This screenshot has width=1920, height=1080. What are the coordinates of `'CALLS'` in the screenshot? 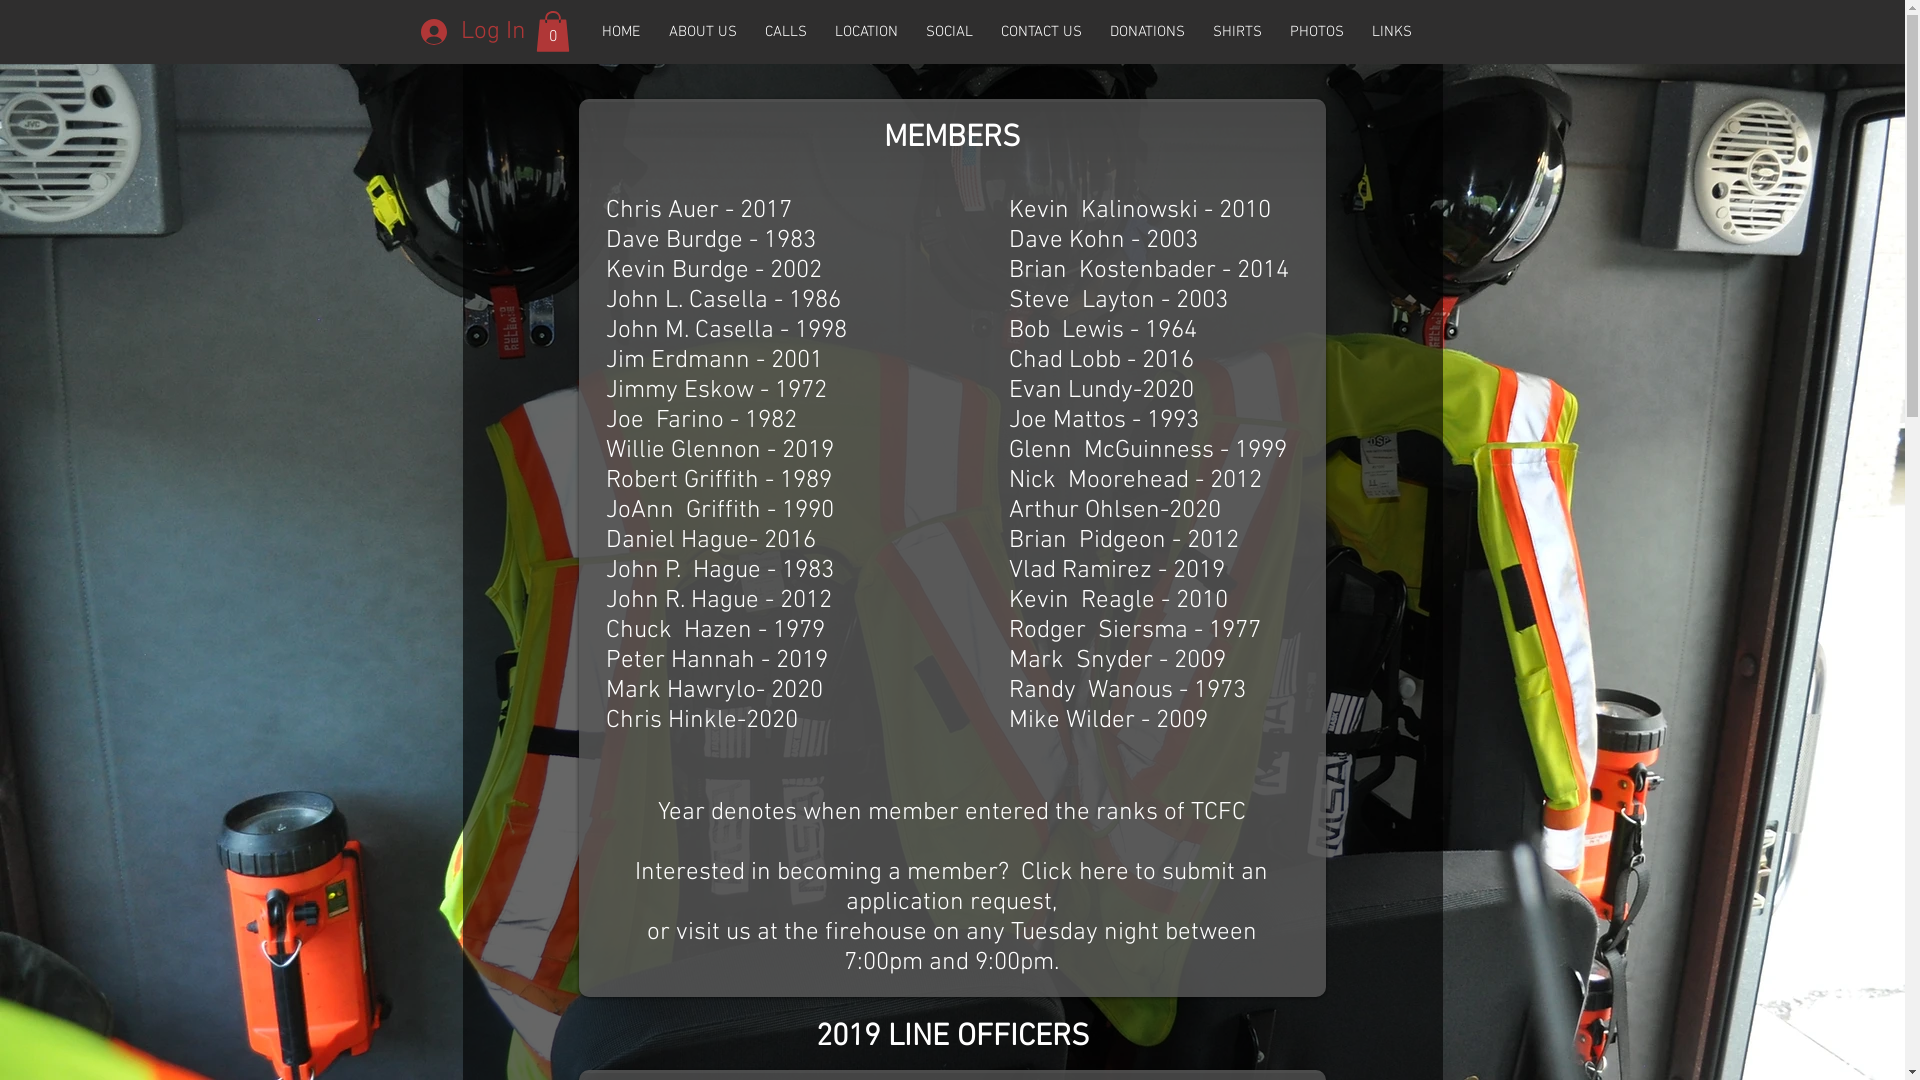 It's located at (784, 31).